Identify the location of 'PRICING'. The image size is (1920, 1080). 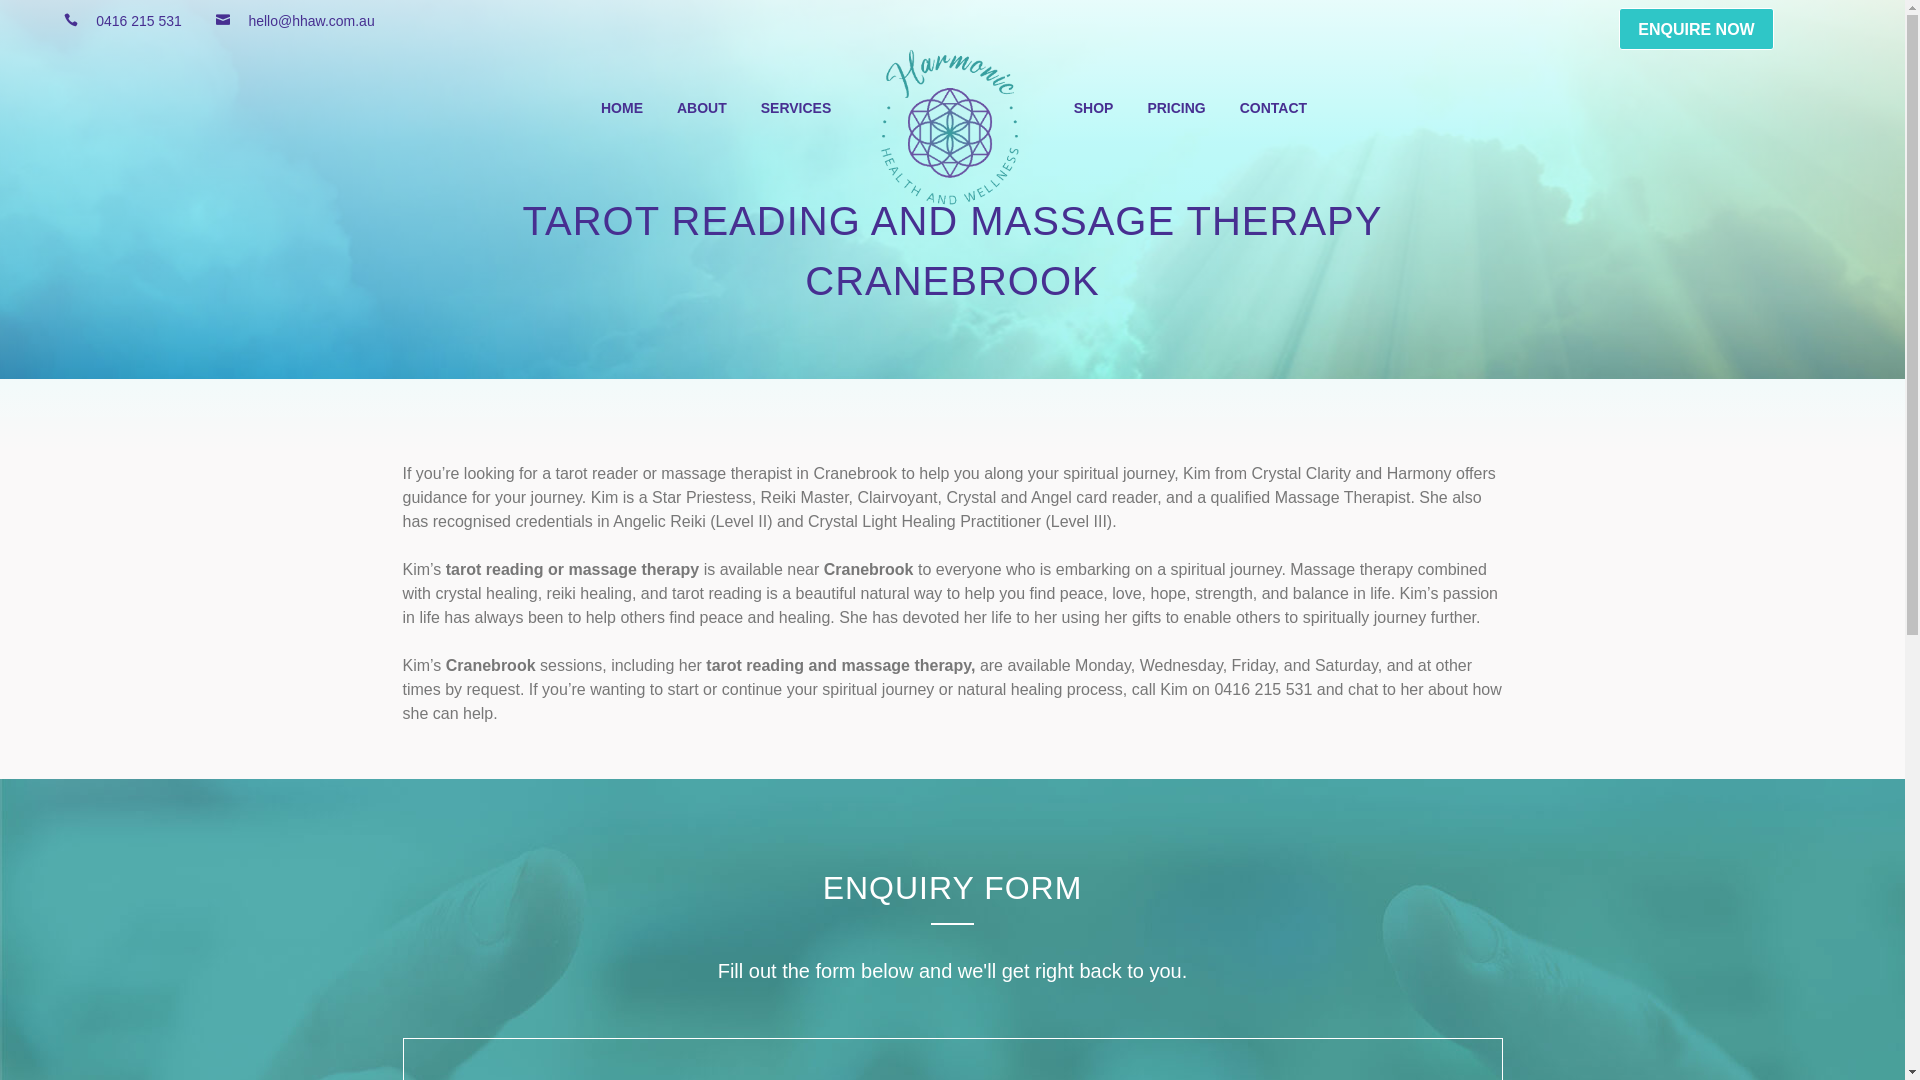
(1176, 108).